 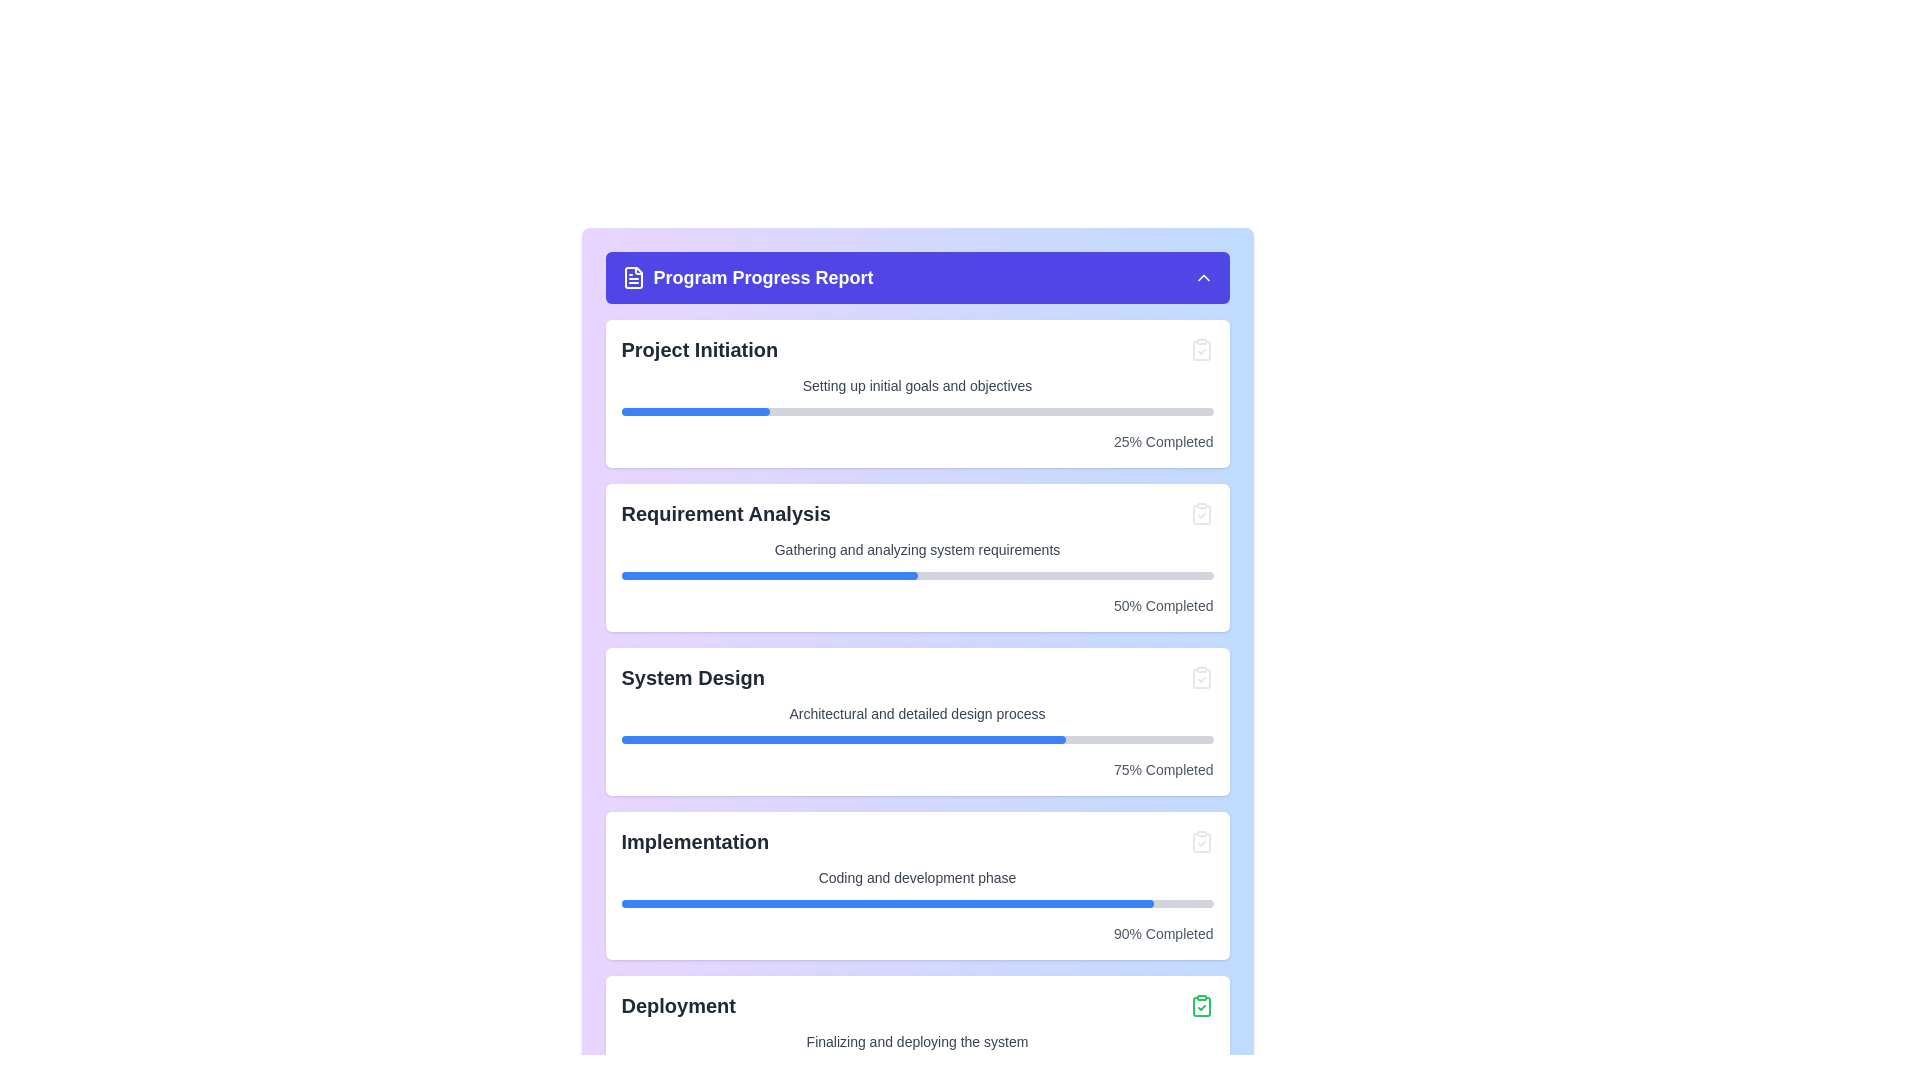 What do you see at coordinates (916, 575) in the screenshot?
I see `the progress bar visually representing the progress of the 'Requirement Analysis' task, which shows that it is 50% completed` at bounding box center [916, 575].